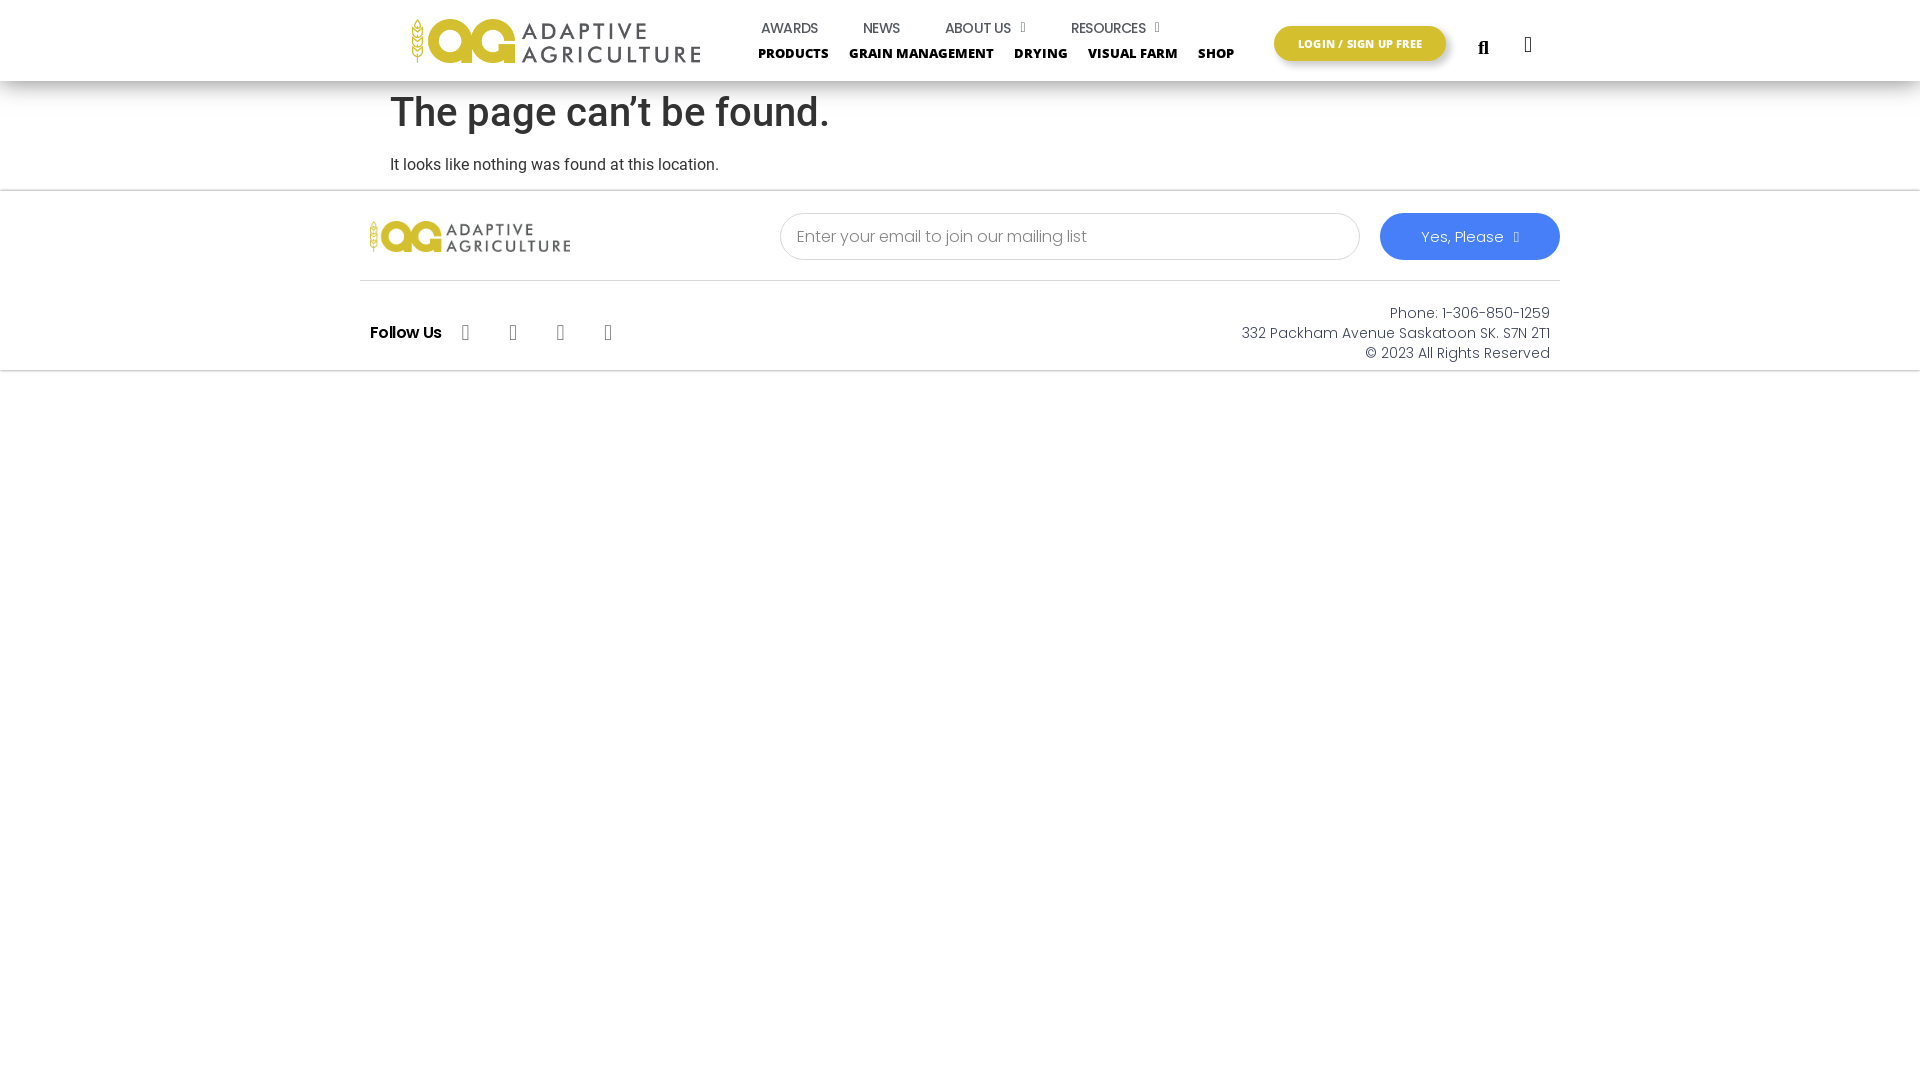 The image size is (1920, 1080). Describe the element at coordinates (787, 27) in the screenshot. I see `'AWARDS'` at that location.